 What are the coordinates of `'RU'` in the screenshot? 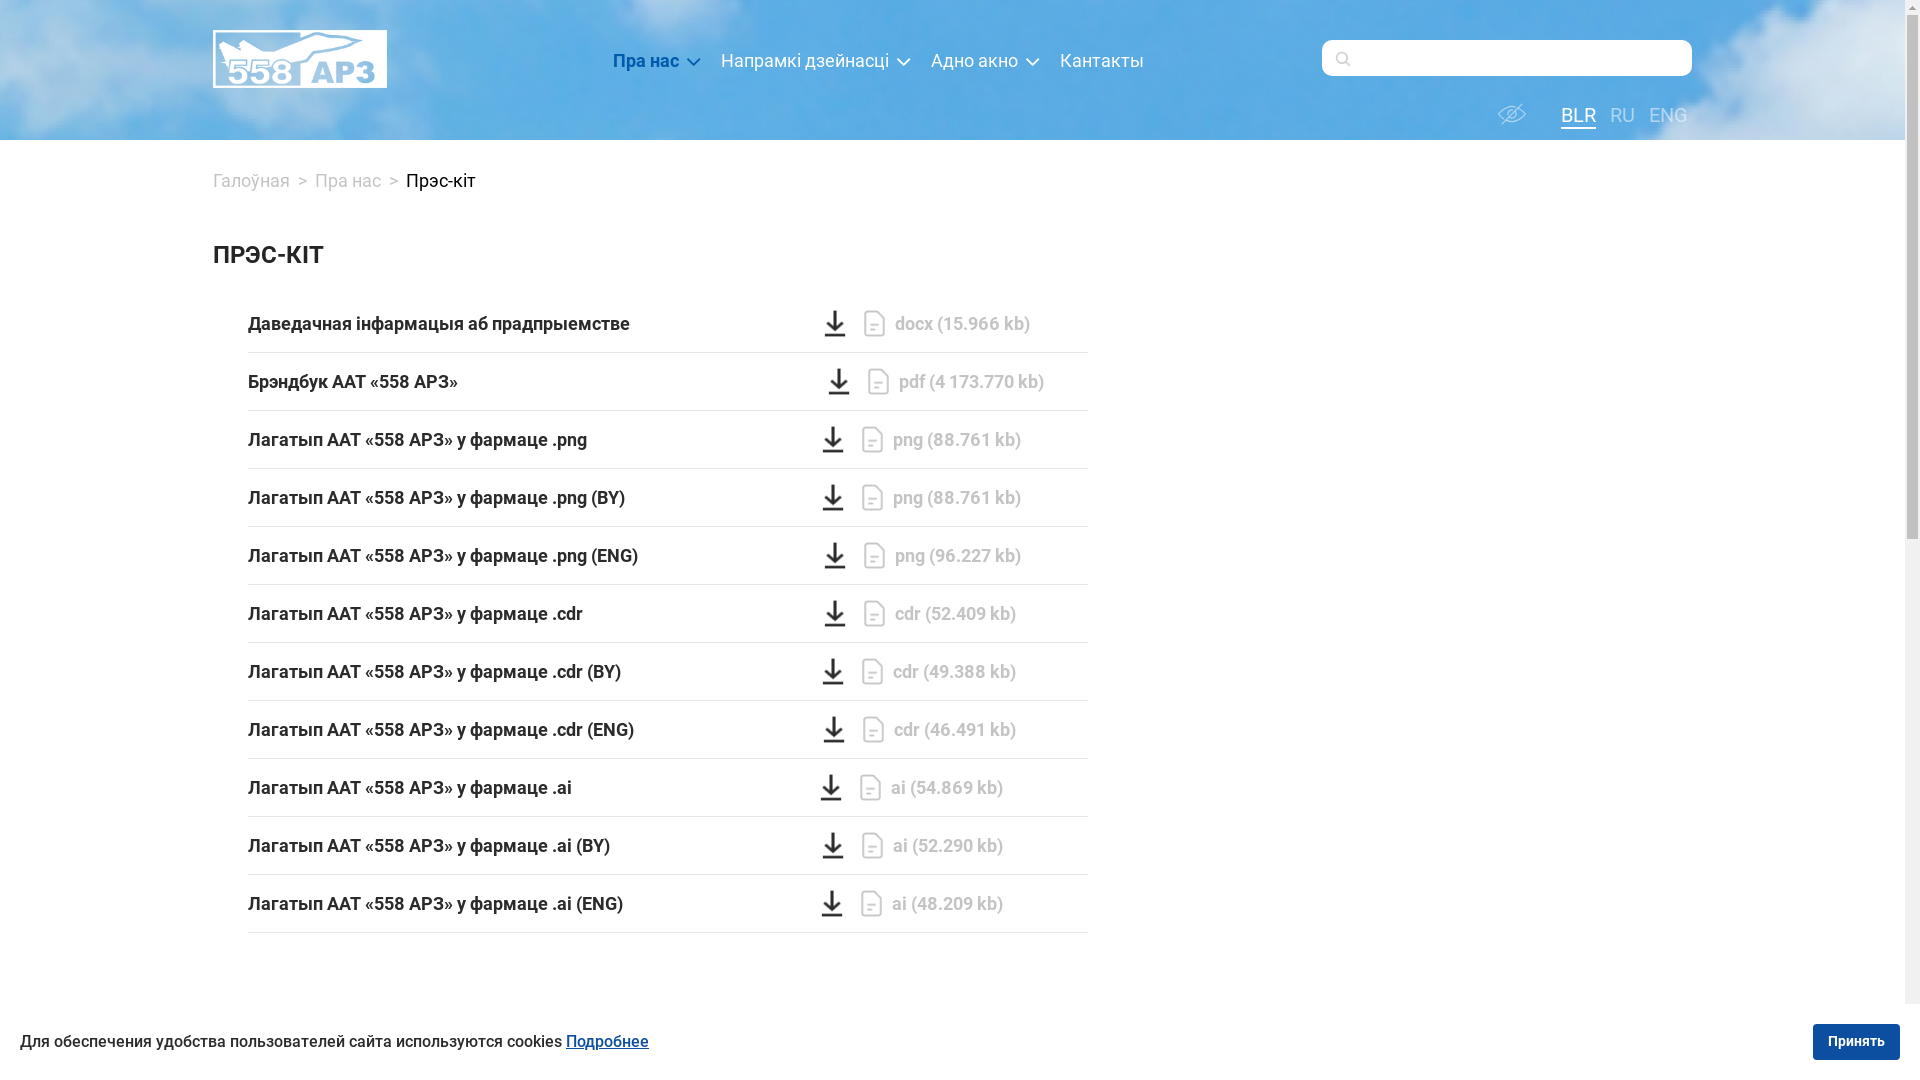 It's located at (1618, 115).